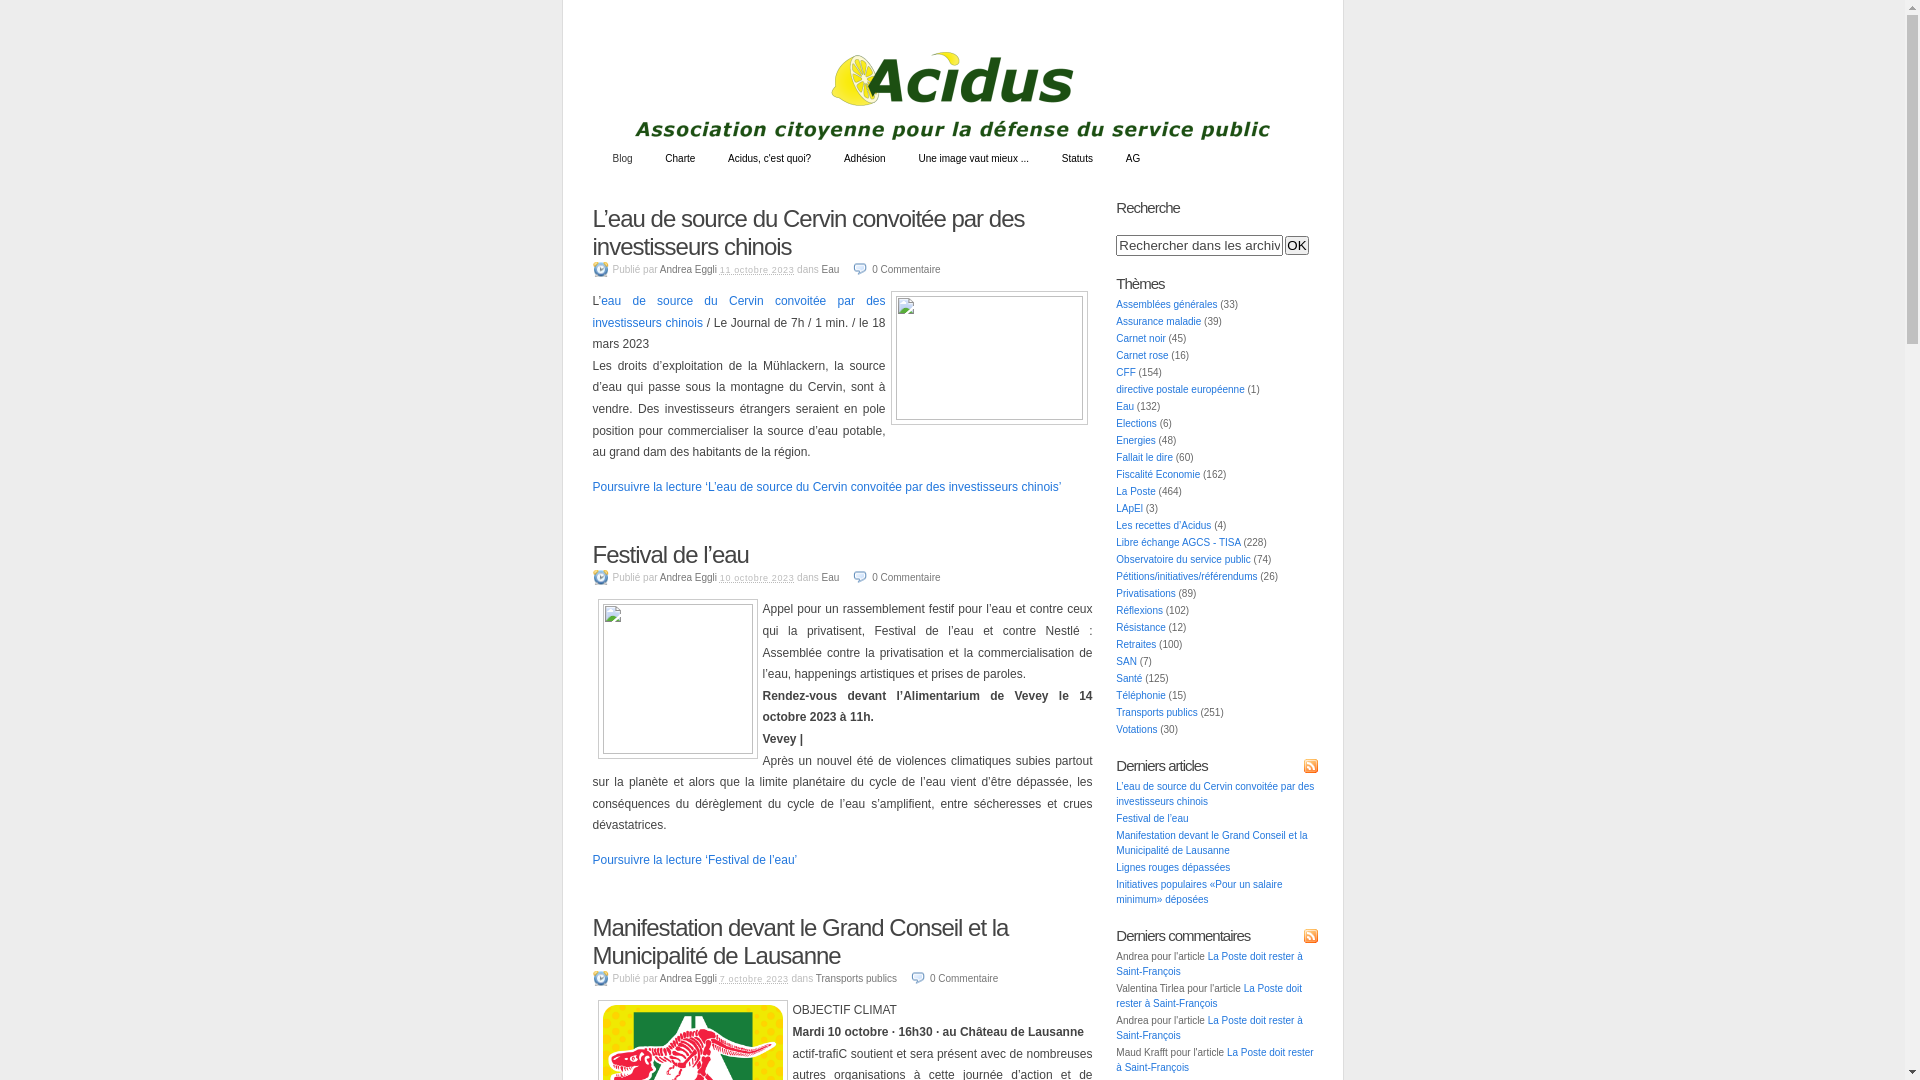  What do you see at coordinates (1045, 157) in the screenshot?
I see `'Statuts'` at bounding box center [1045, 157].